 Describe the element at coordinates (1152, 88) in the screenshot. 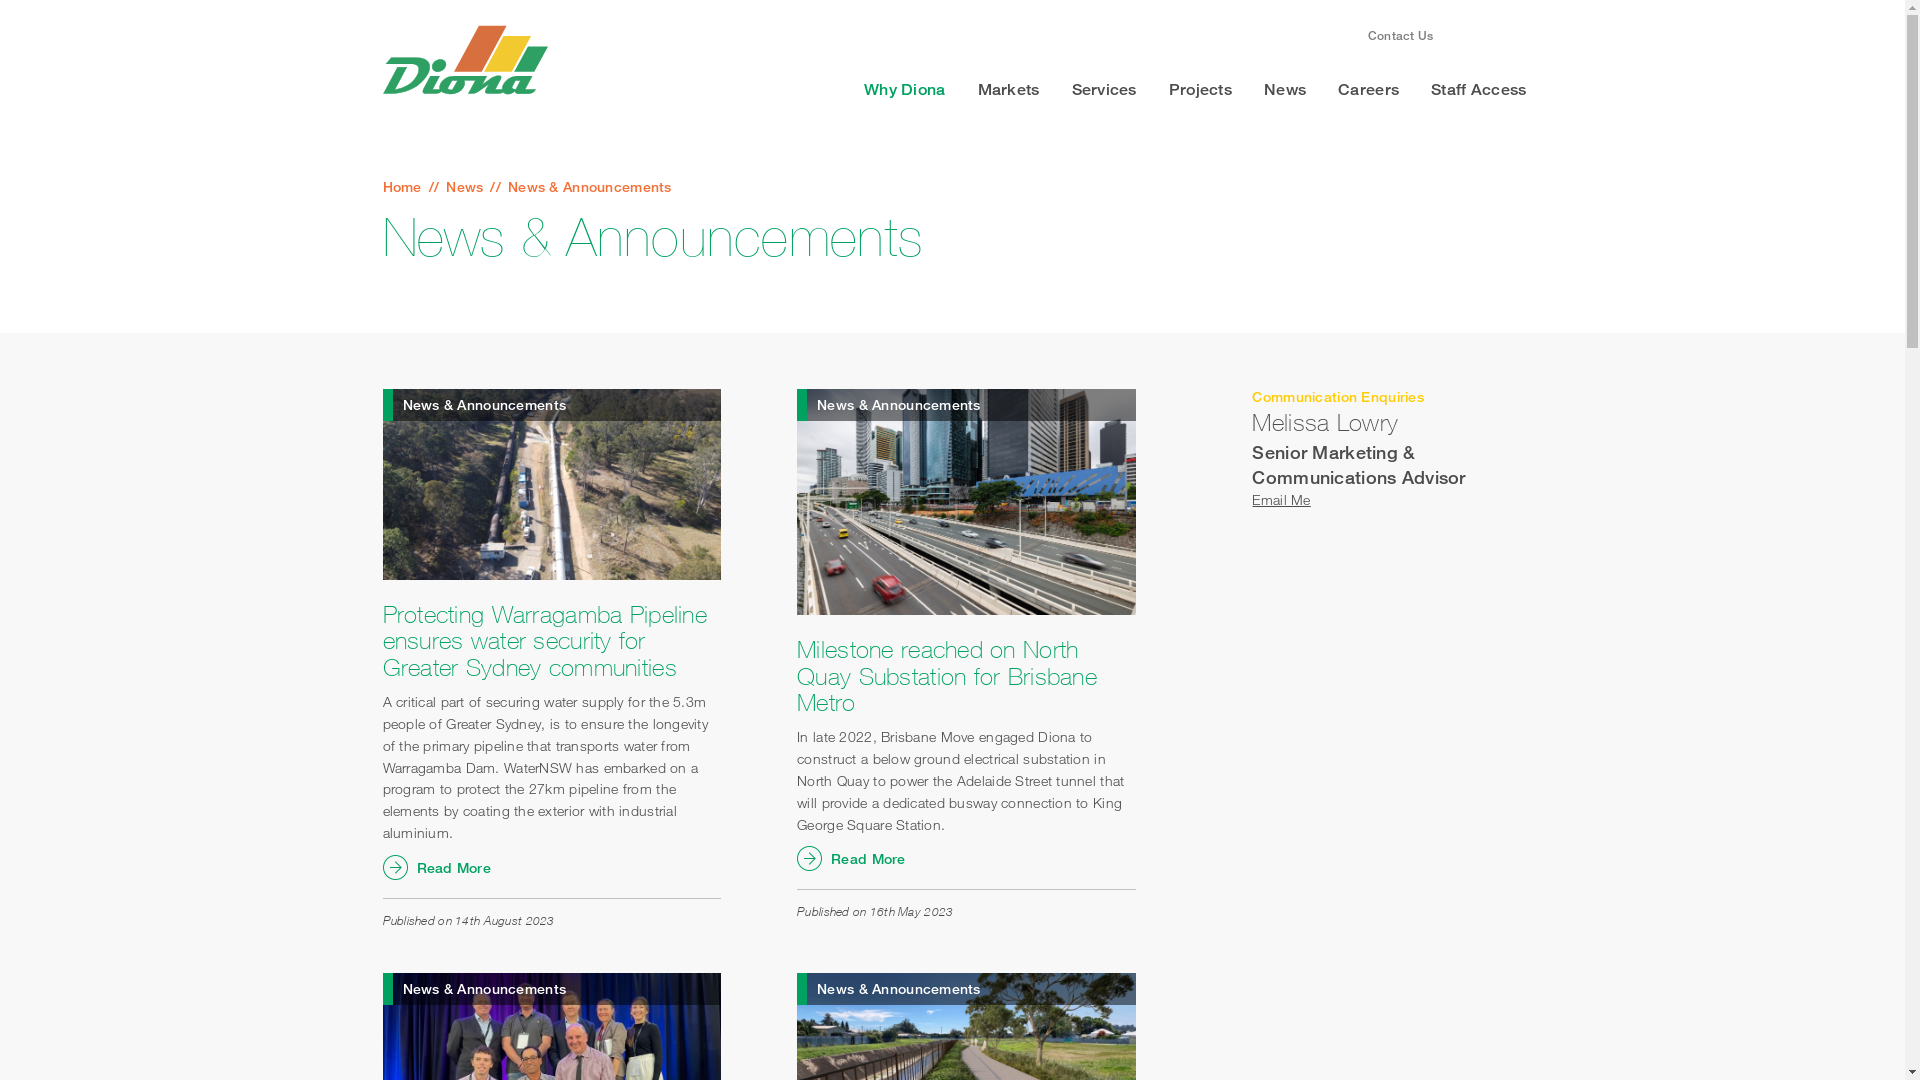

I see `'Projects'` at that location.